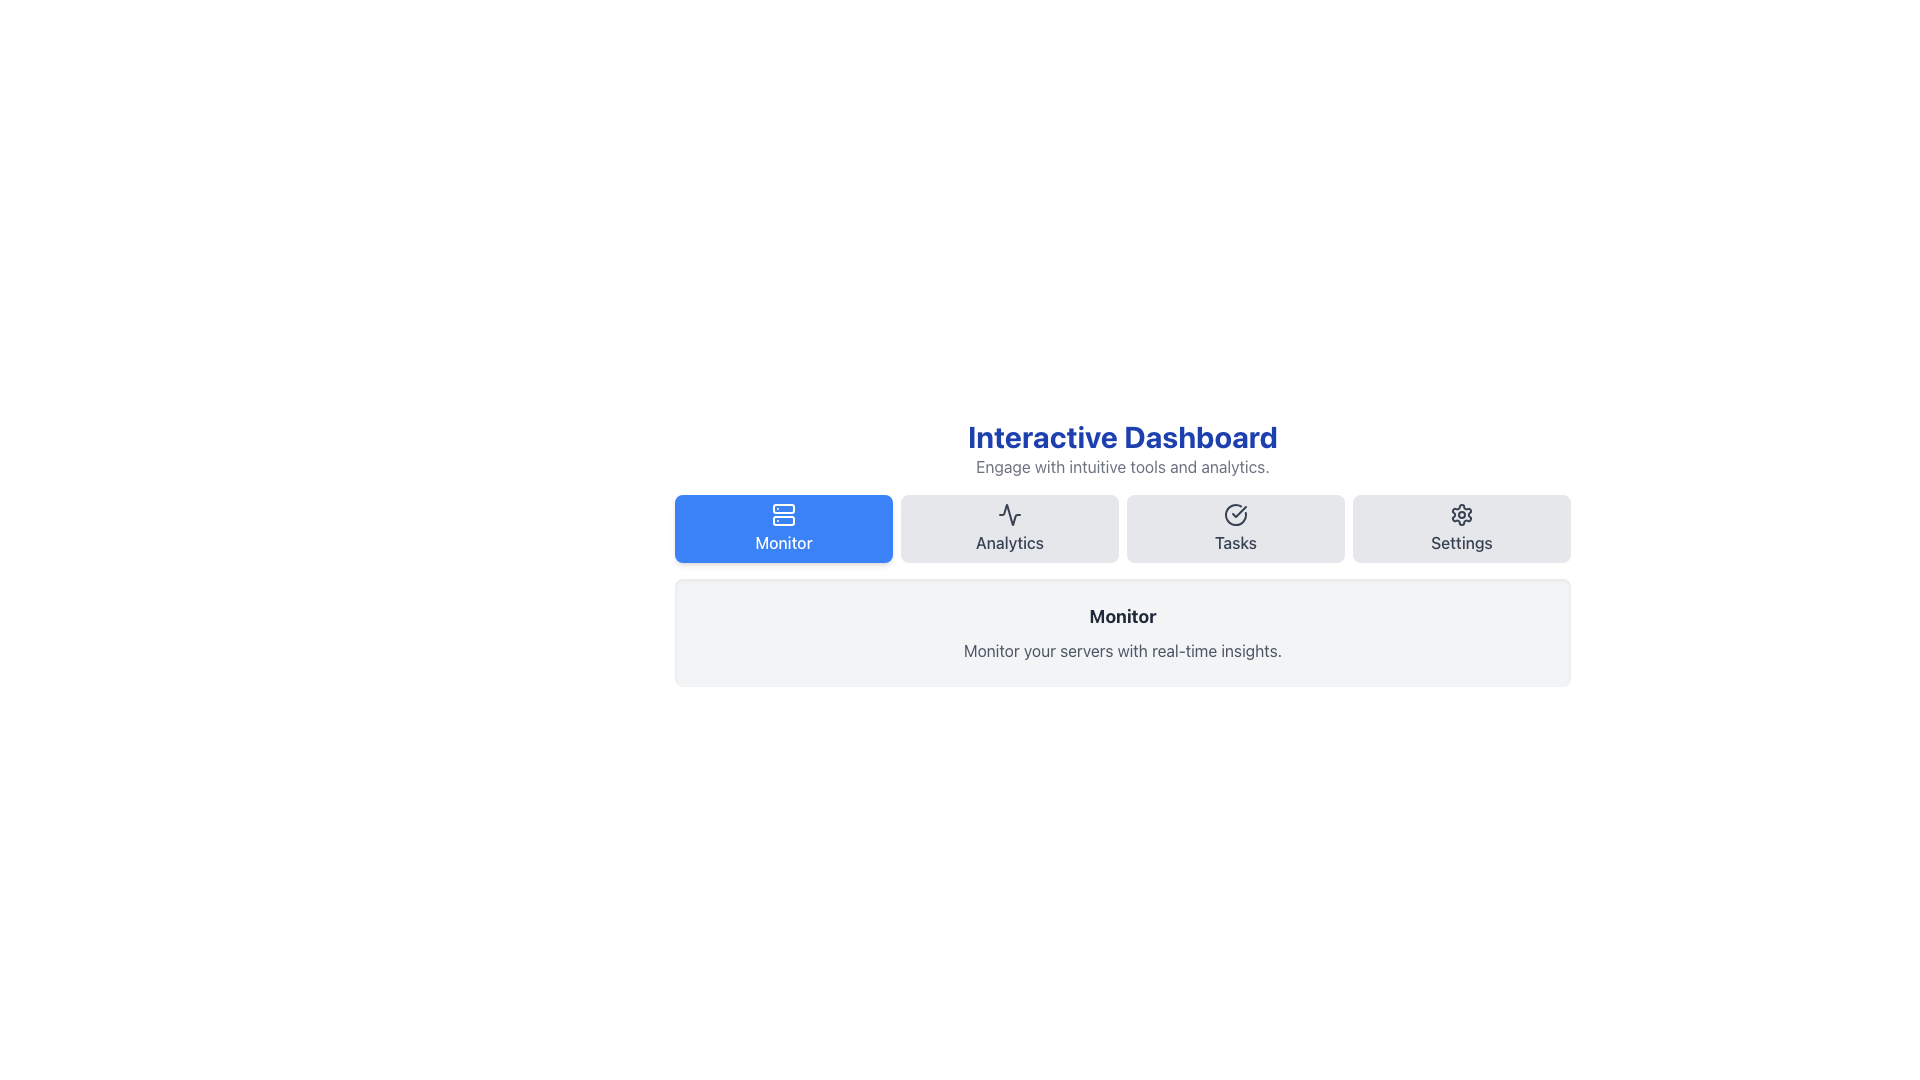 The width and height of the screenshot is (1920, 1080). I want to click on the button located under the heading 'Interactive Dashboard', so click(1009, 527).